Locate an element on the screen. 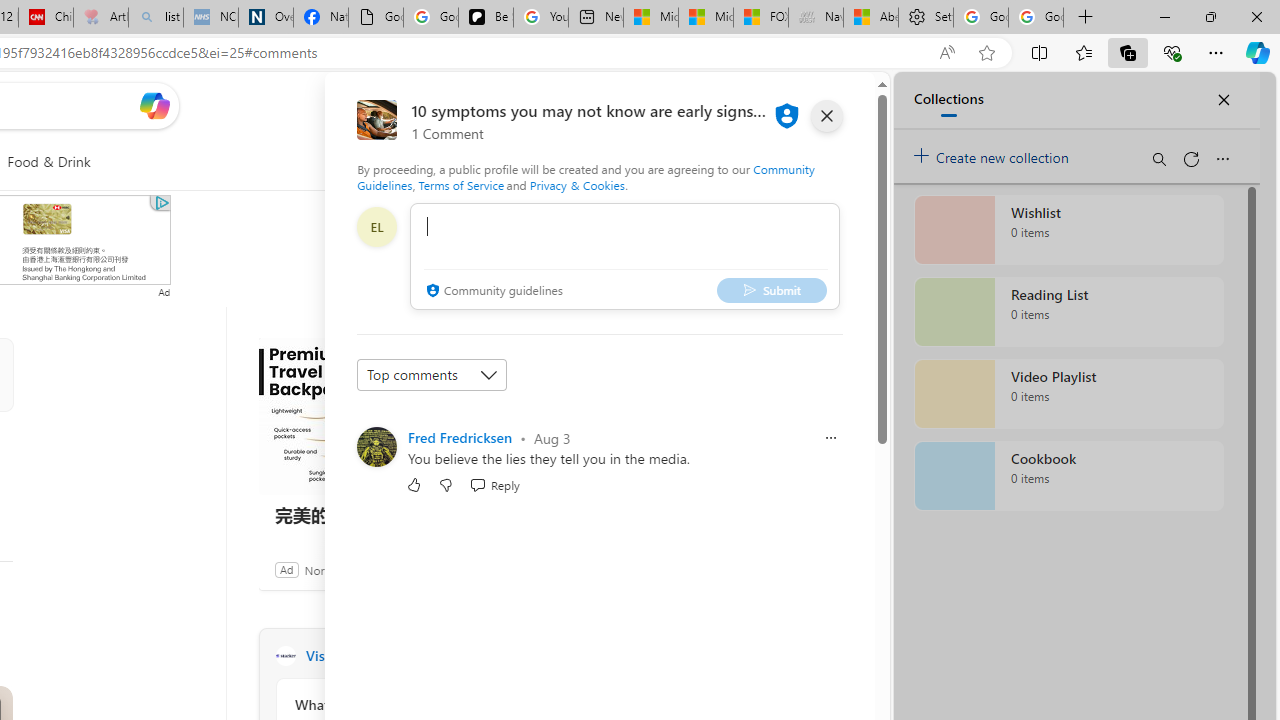  'Fred Fredricksen' is located at coordinates (459, 436).